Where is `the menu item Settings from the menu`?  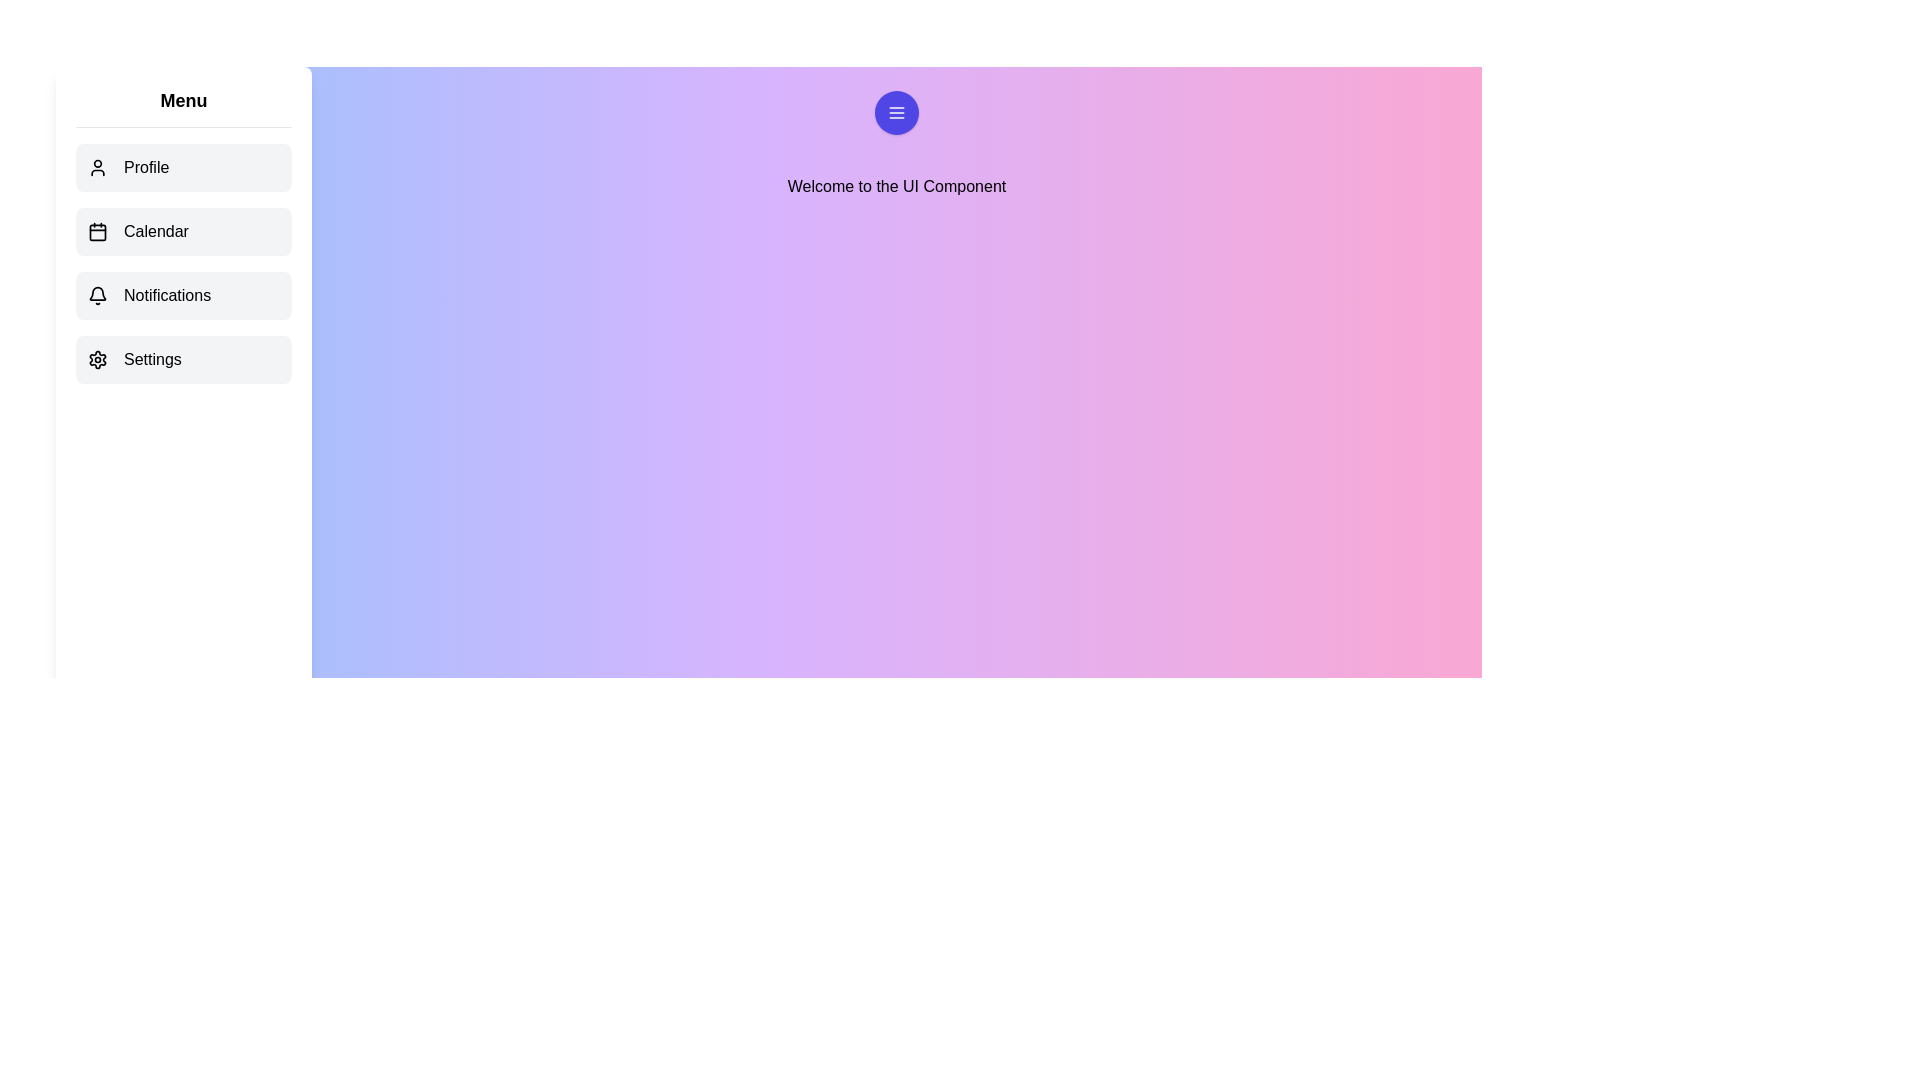
the menu item Settings from the menu is located at coordinates (183, 358).